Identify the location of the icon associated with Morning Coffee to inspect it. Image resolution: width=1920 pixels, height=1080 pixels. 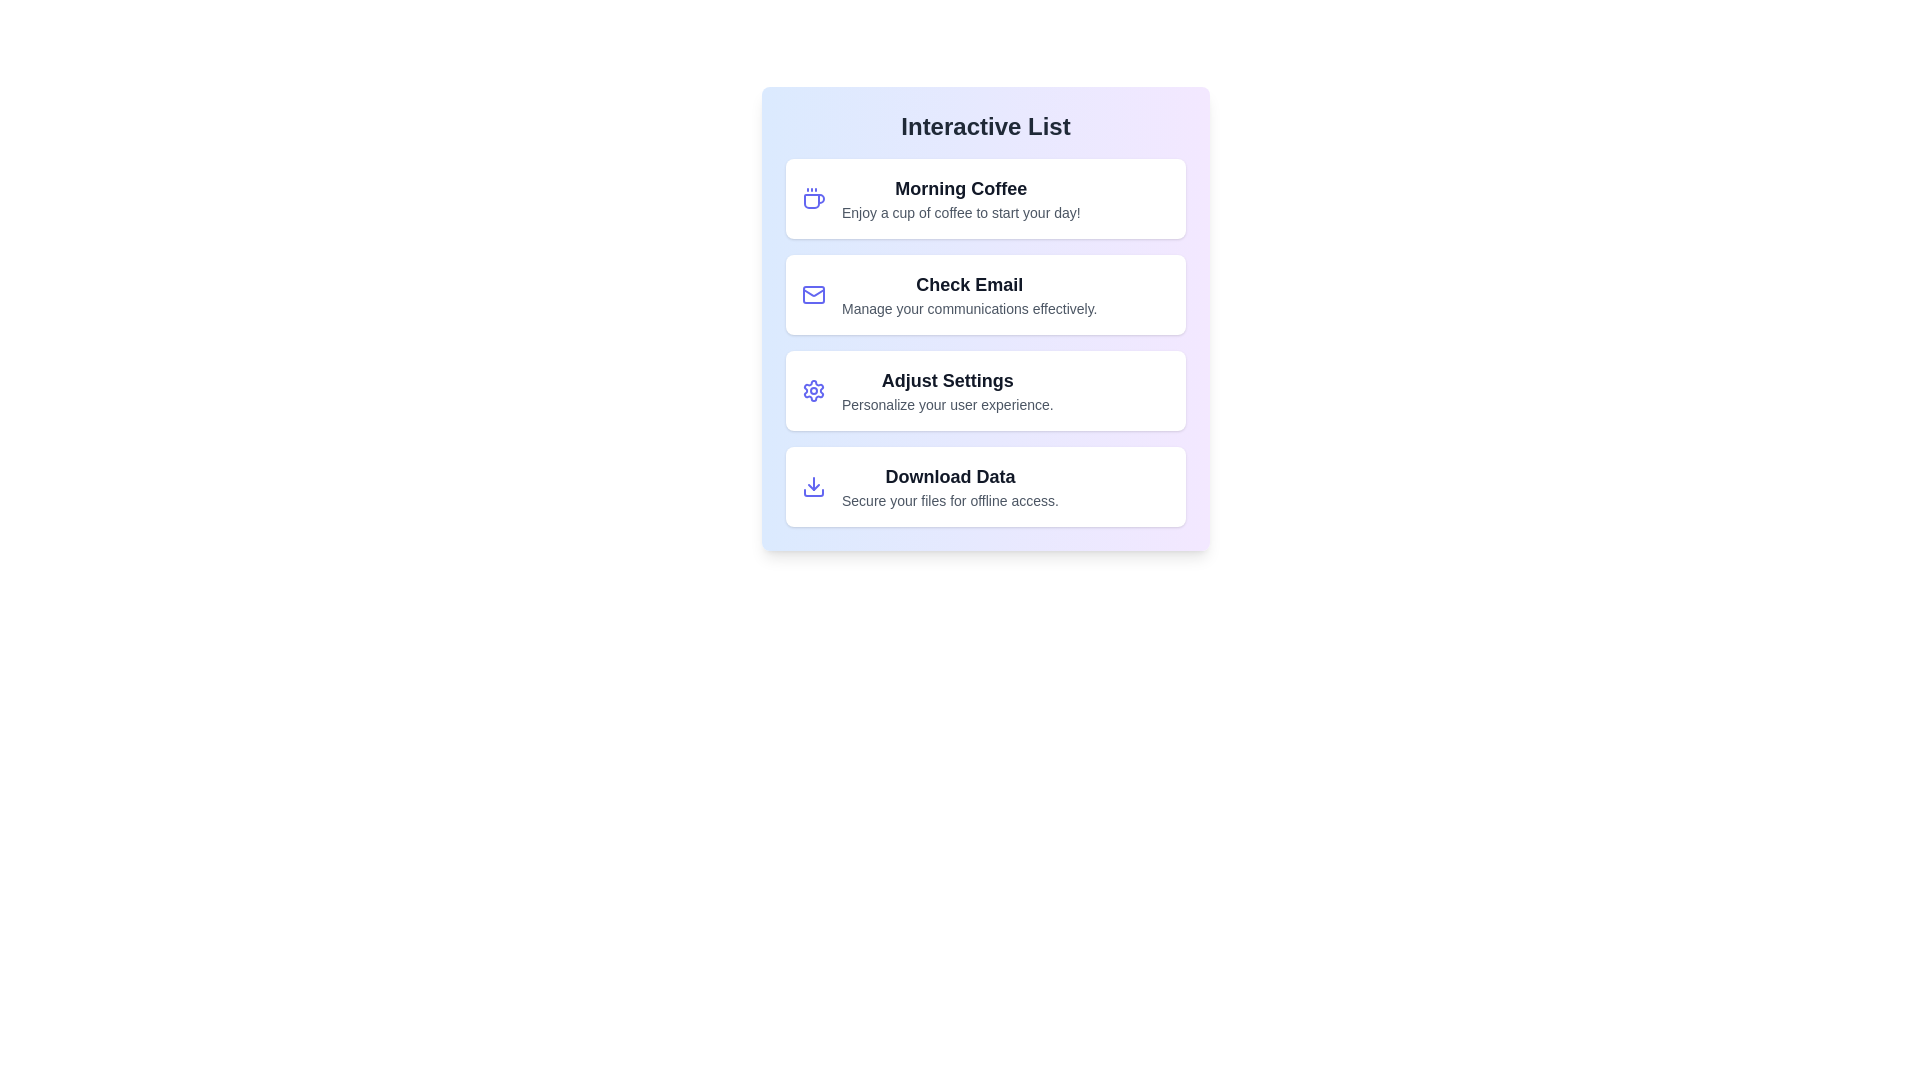
(814, 199).